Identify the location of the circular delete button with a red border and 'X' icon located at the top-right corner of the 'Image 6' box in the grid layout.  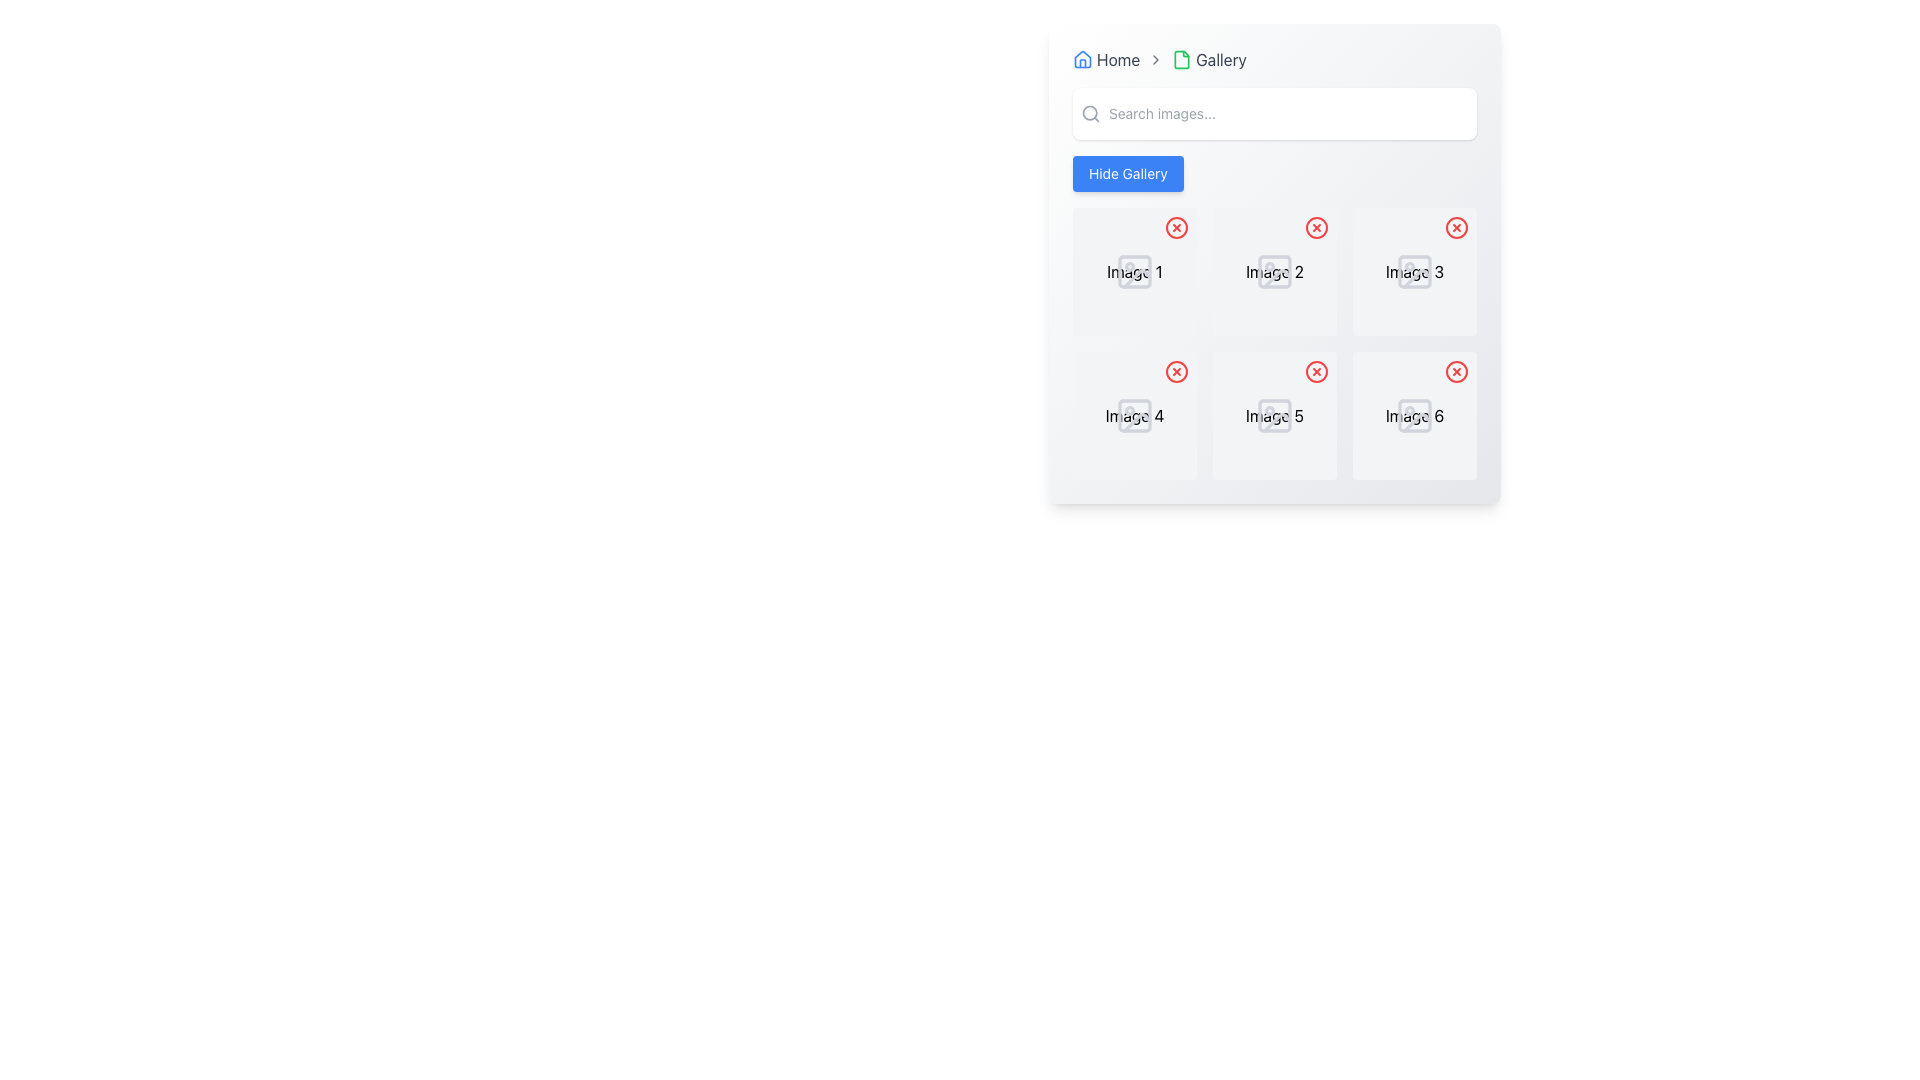
(1457, 371).